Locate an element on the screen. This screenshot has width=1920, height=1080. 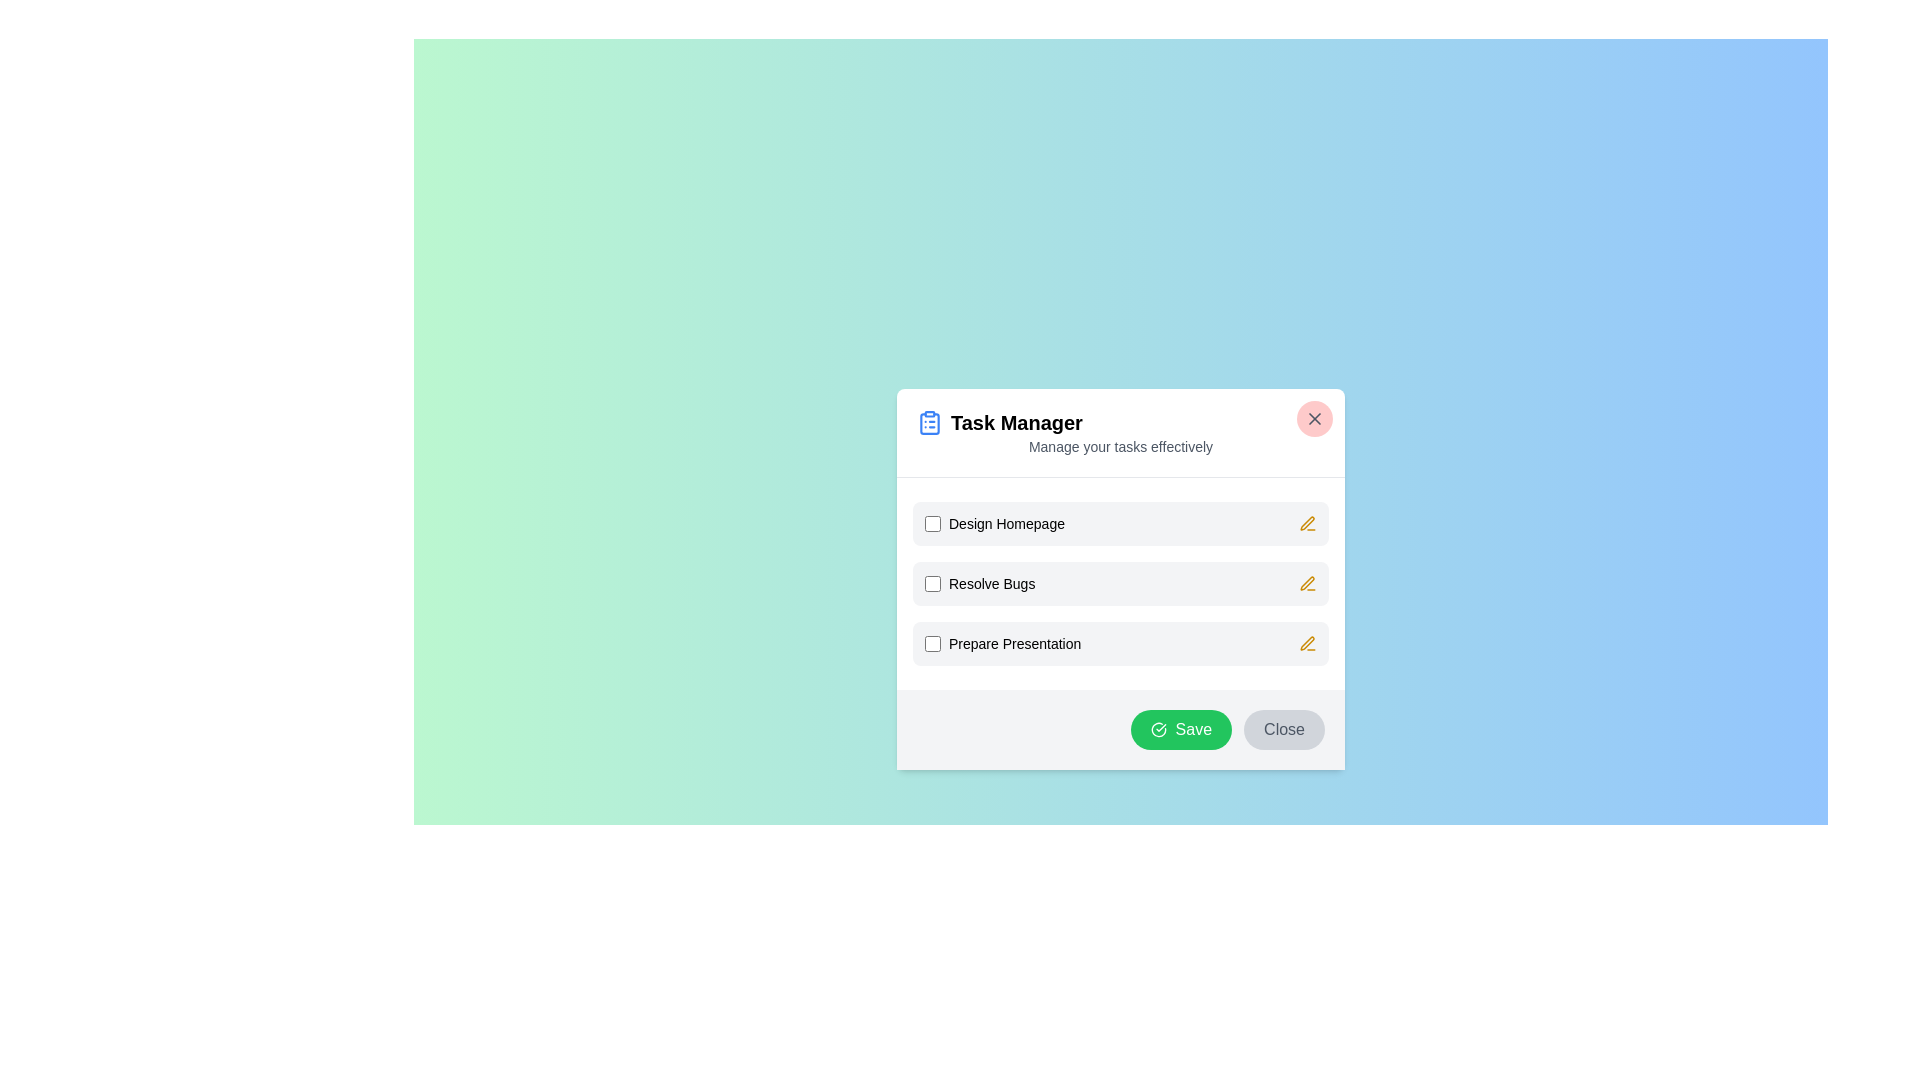
the scrollable list of tasks in the 'Task Manager' modal is located at coordinates (1121, 582).